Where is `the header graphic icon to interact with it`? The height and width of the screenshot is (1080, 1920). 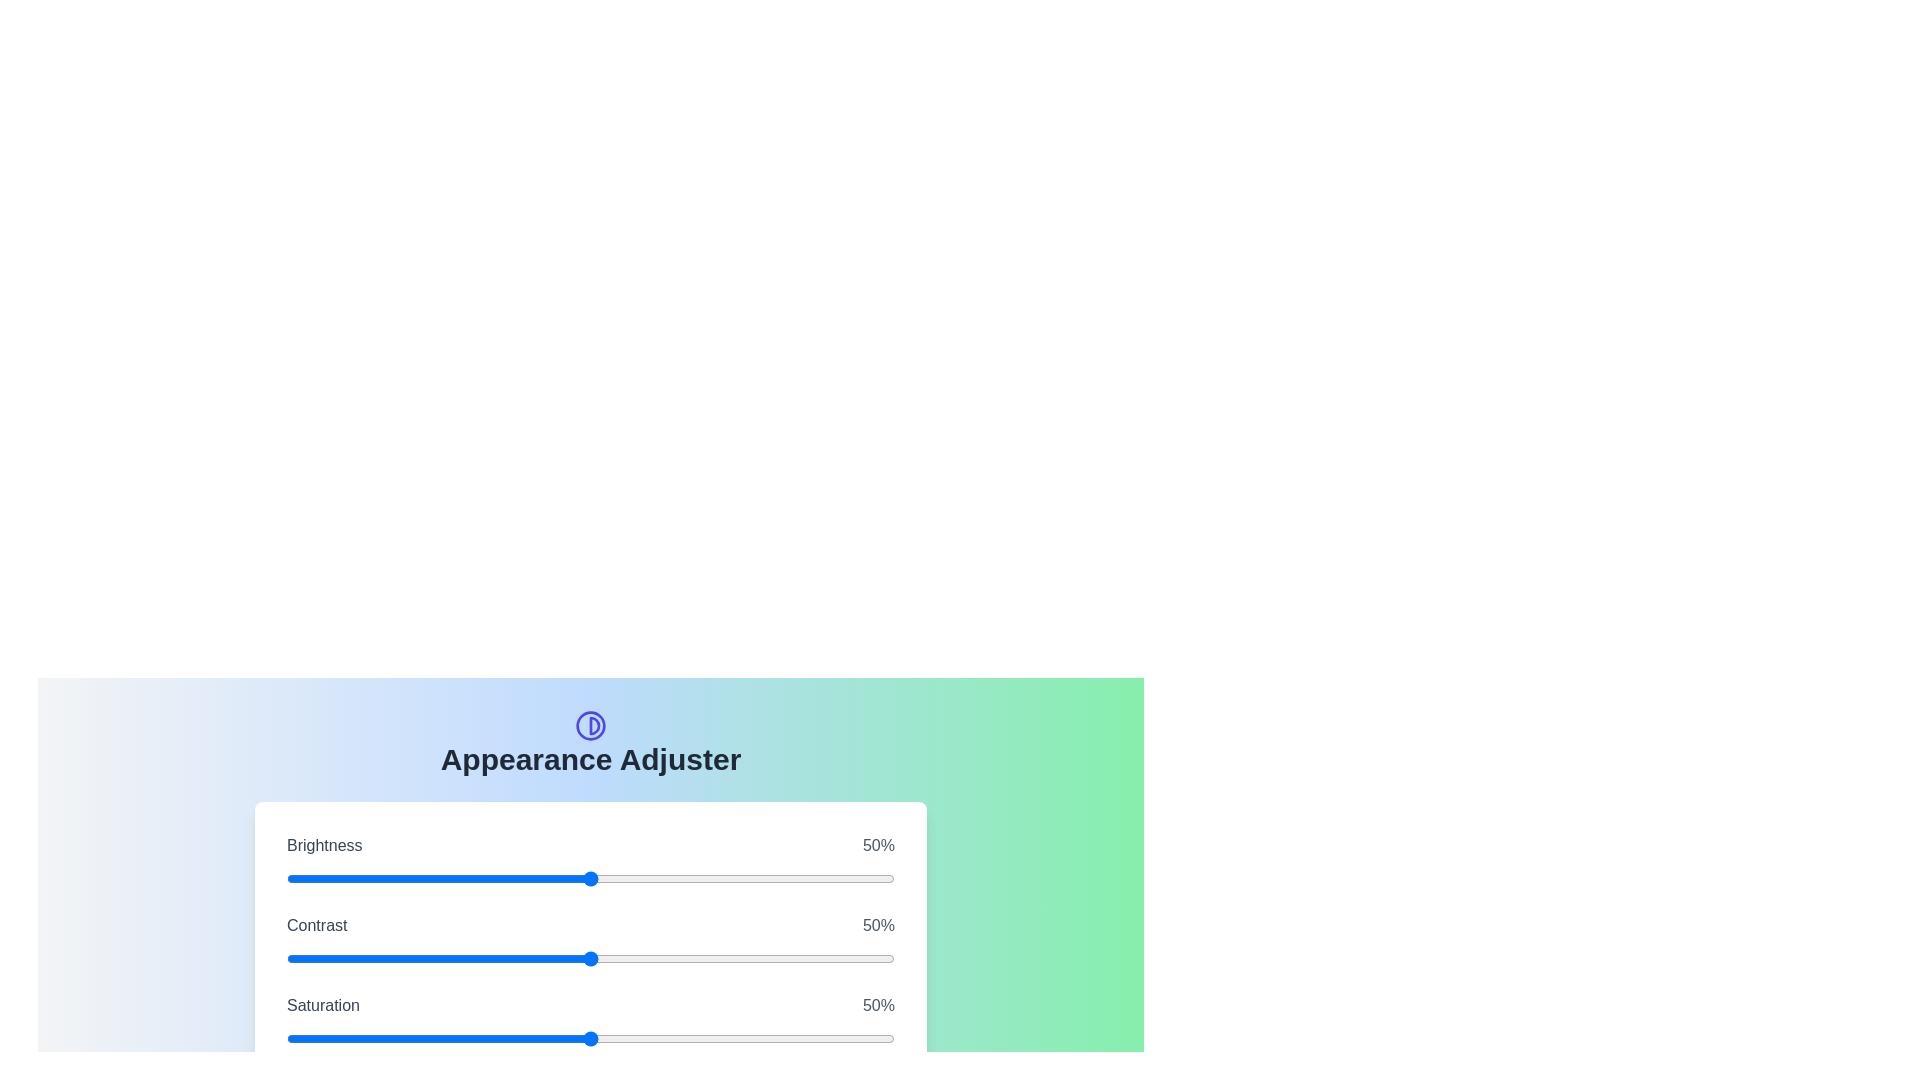
the header graphic icon to interact with it is located at coordinates (589, 725).